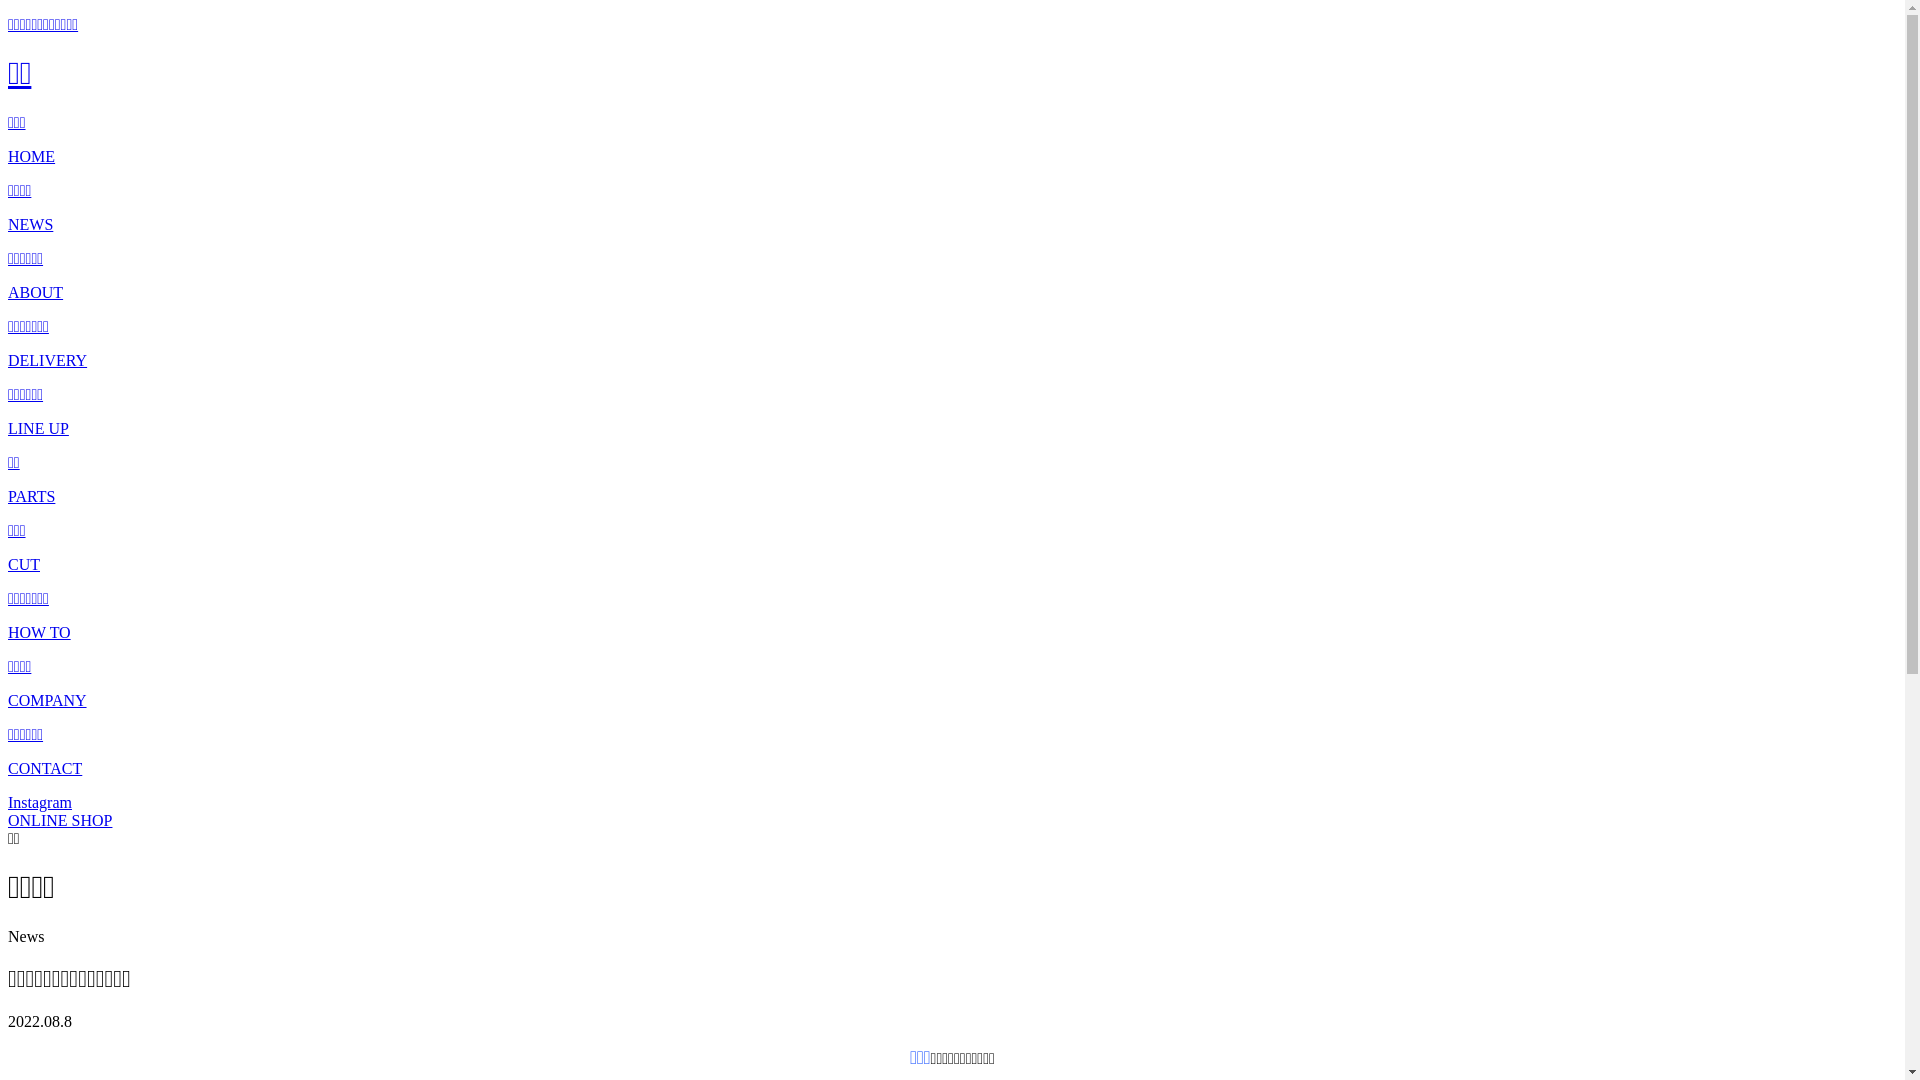  I want to click on 'ONLINE SHOP', so click(59, 820).